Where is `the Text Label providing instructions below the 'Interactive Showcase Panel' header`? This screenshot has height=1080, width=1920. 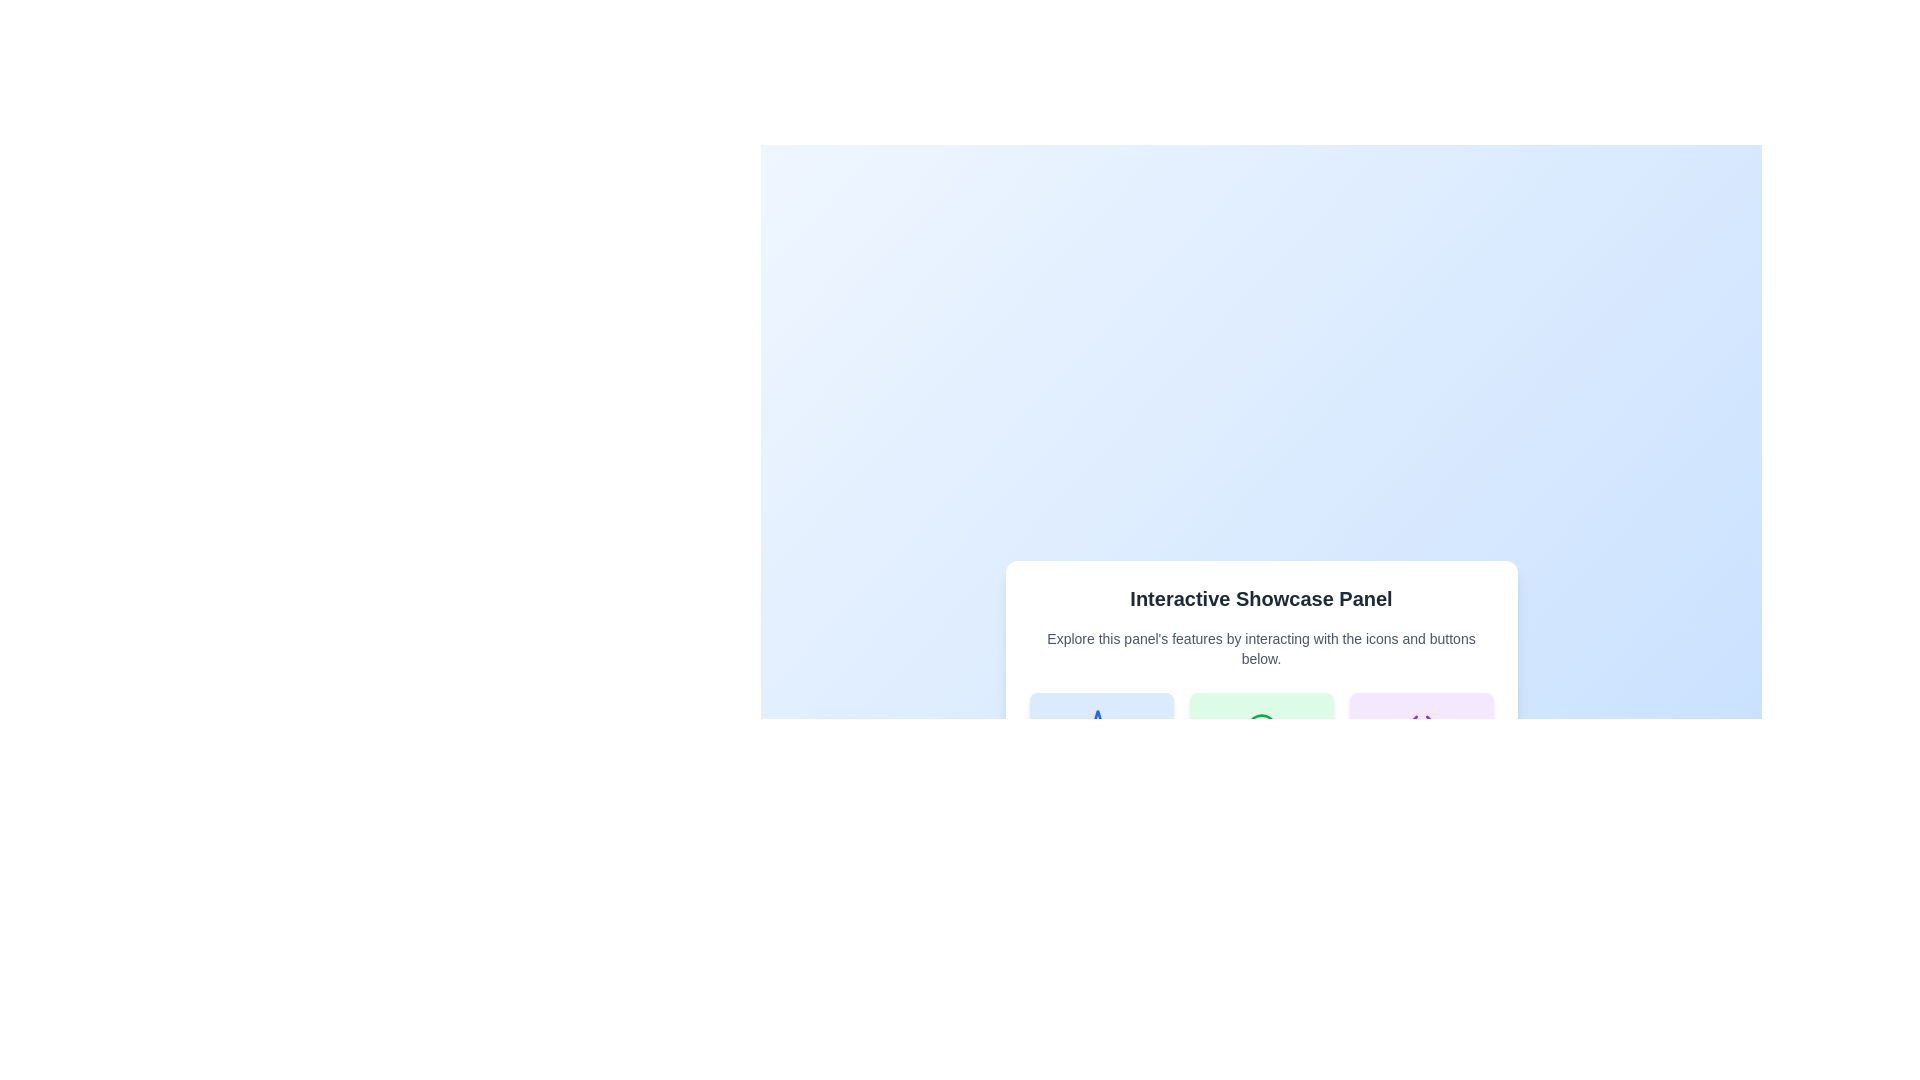 the Text Label providing instructions below the 'Interactive Showcase Panel' header is located at coordinates (1260, 648).